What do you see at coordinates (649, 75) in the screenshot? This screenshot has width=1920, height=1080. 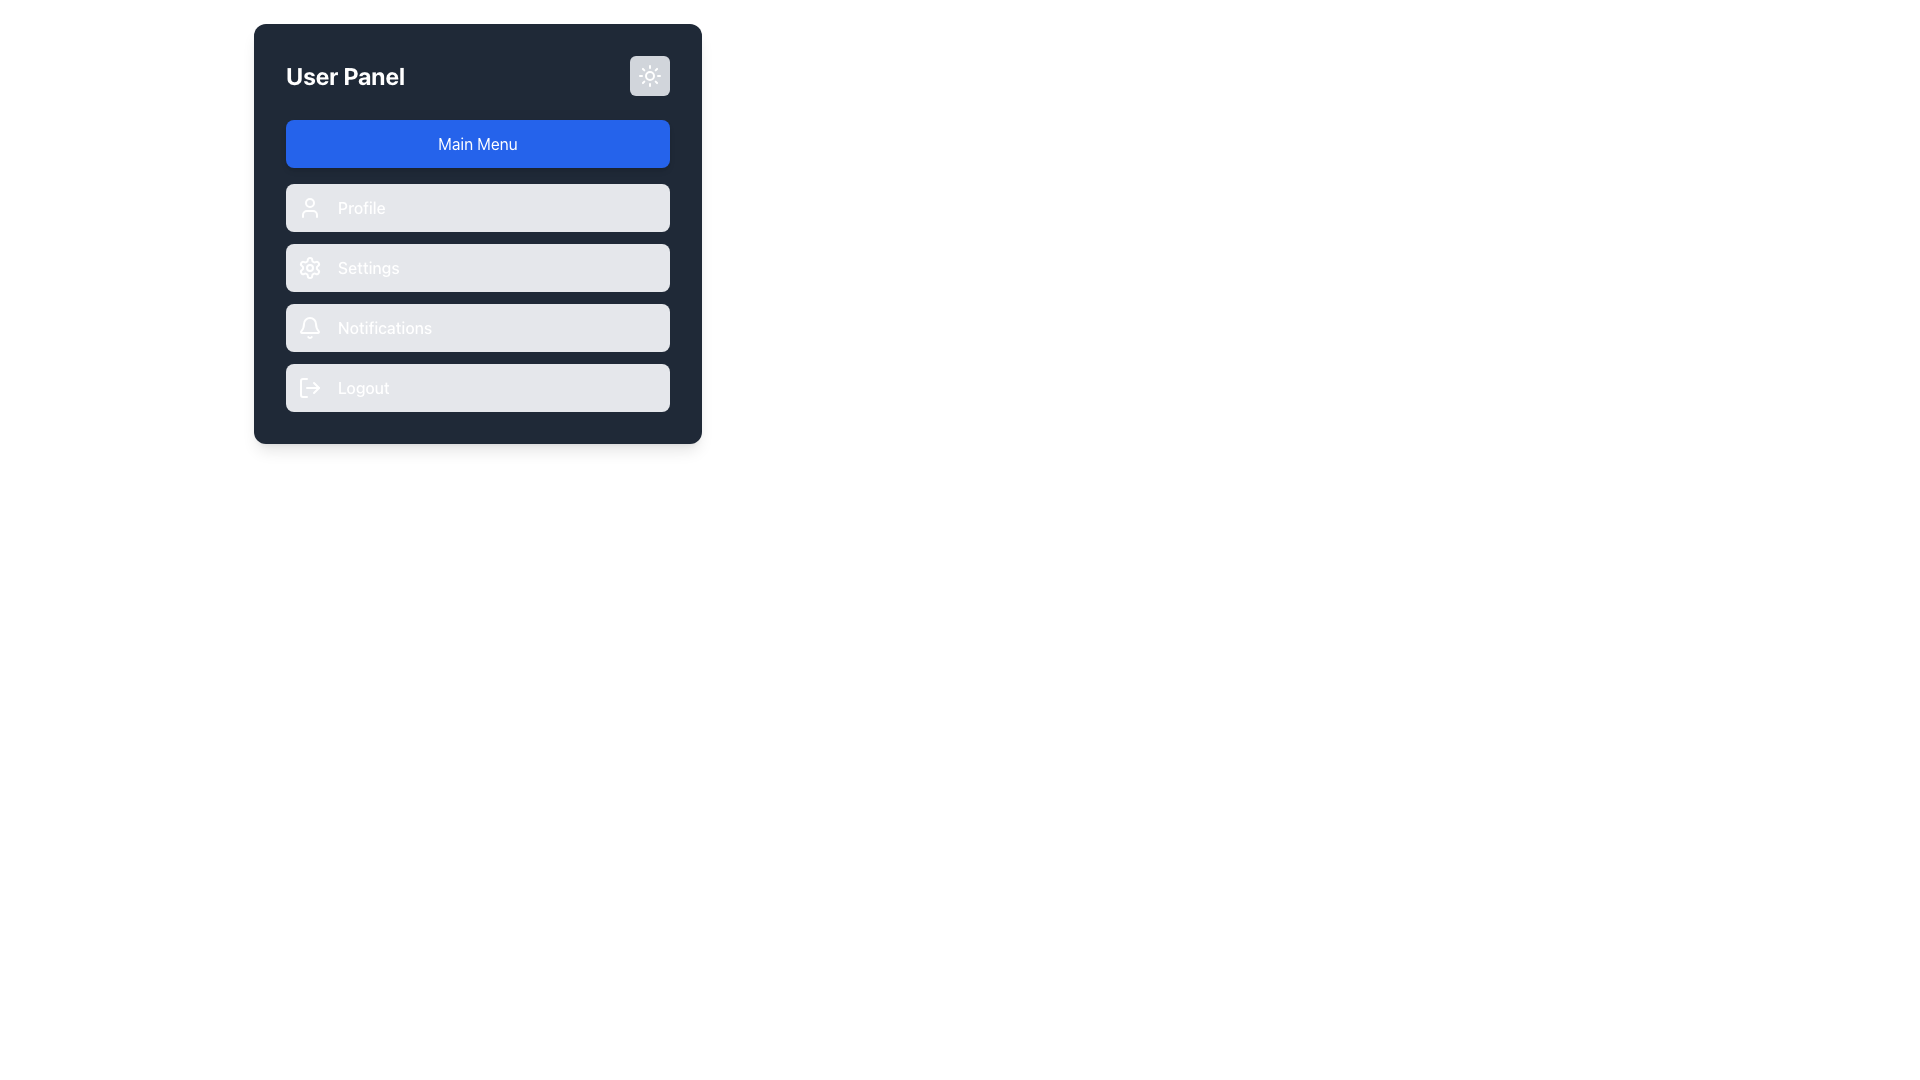 I see `the sun-shaped icon located at the top-right corner of the User Panel interface` at bounding box center [649, 75].